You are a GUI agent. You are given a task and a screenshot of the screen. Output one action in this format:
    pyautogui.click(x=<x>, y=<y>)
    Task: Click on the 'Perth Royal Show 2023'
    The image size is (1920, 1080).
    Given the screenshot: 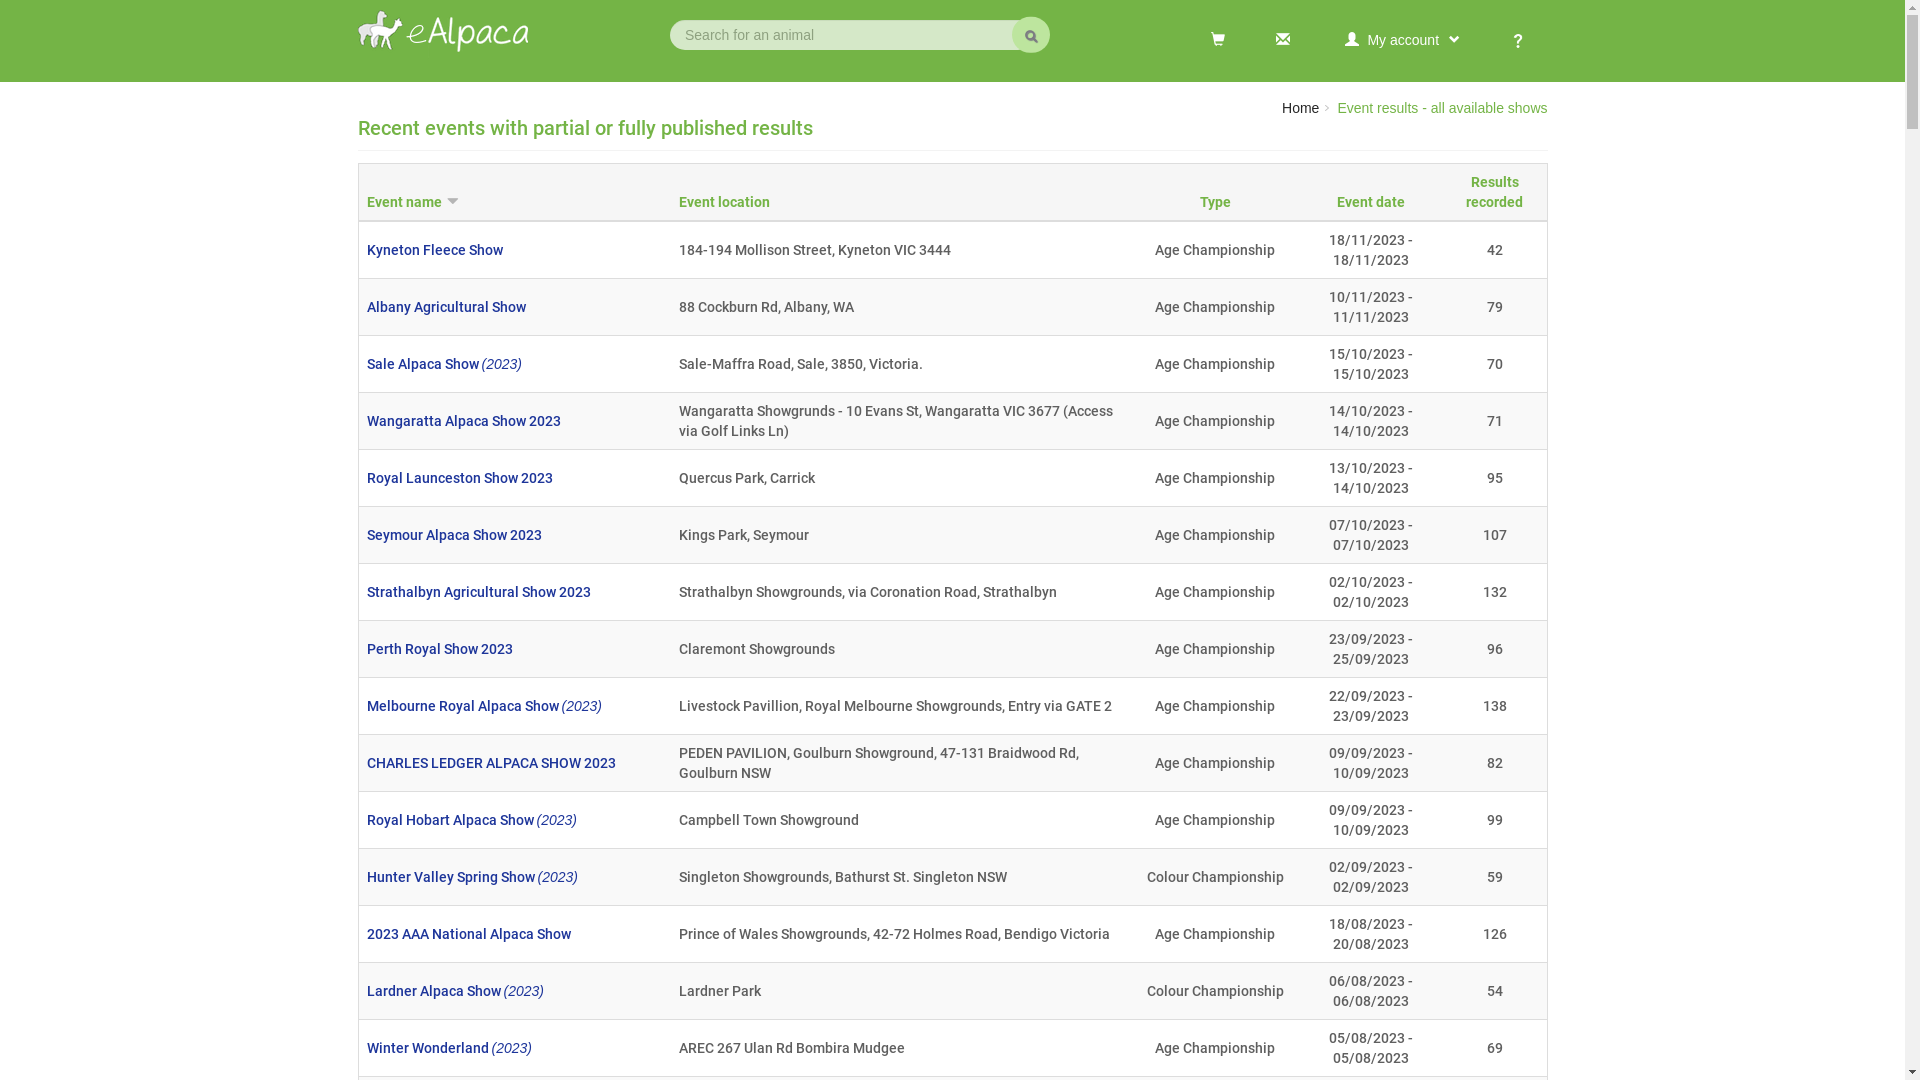 What is the action you would take?
    pyautogui.click(x=437, y=648)
    